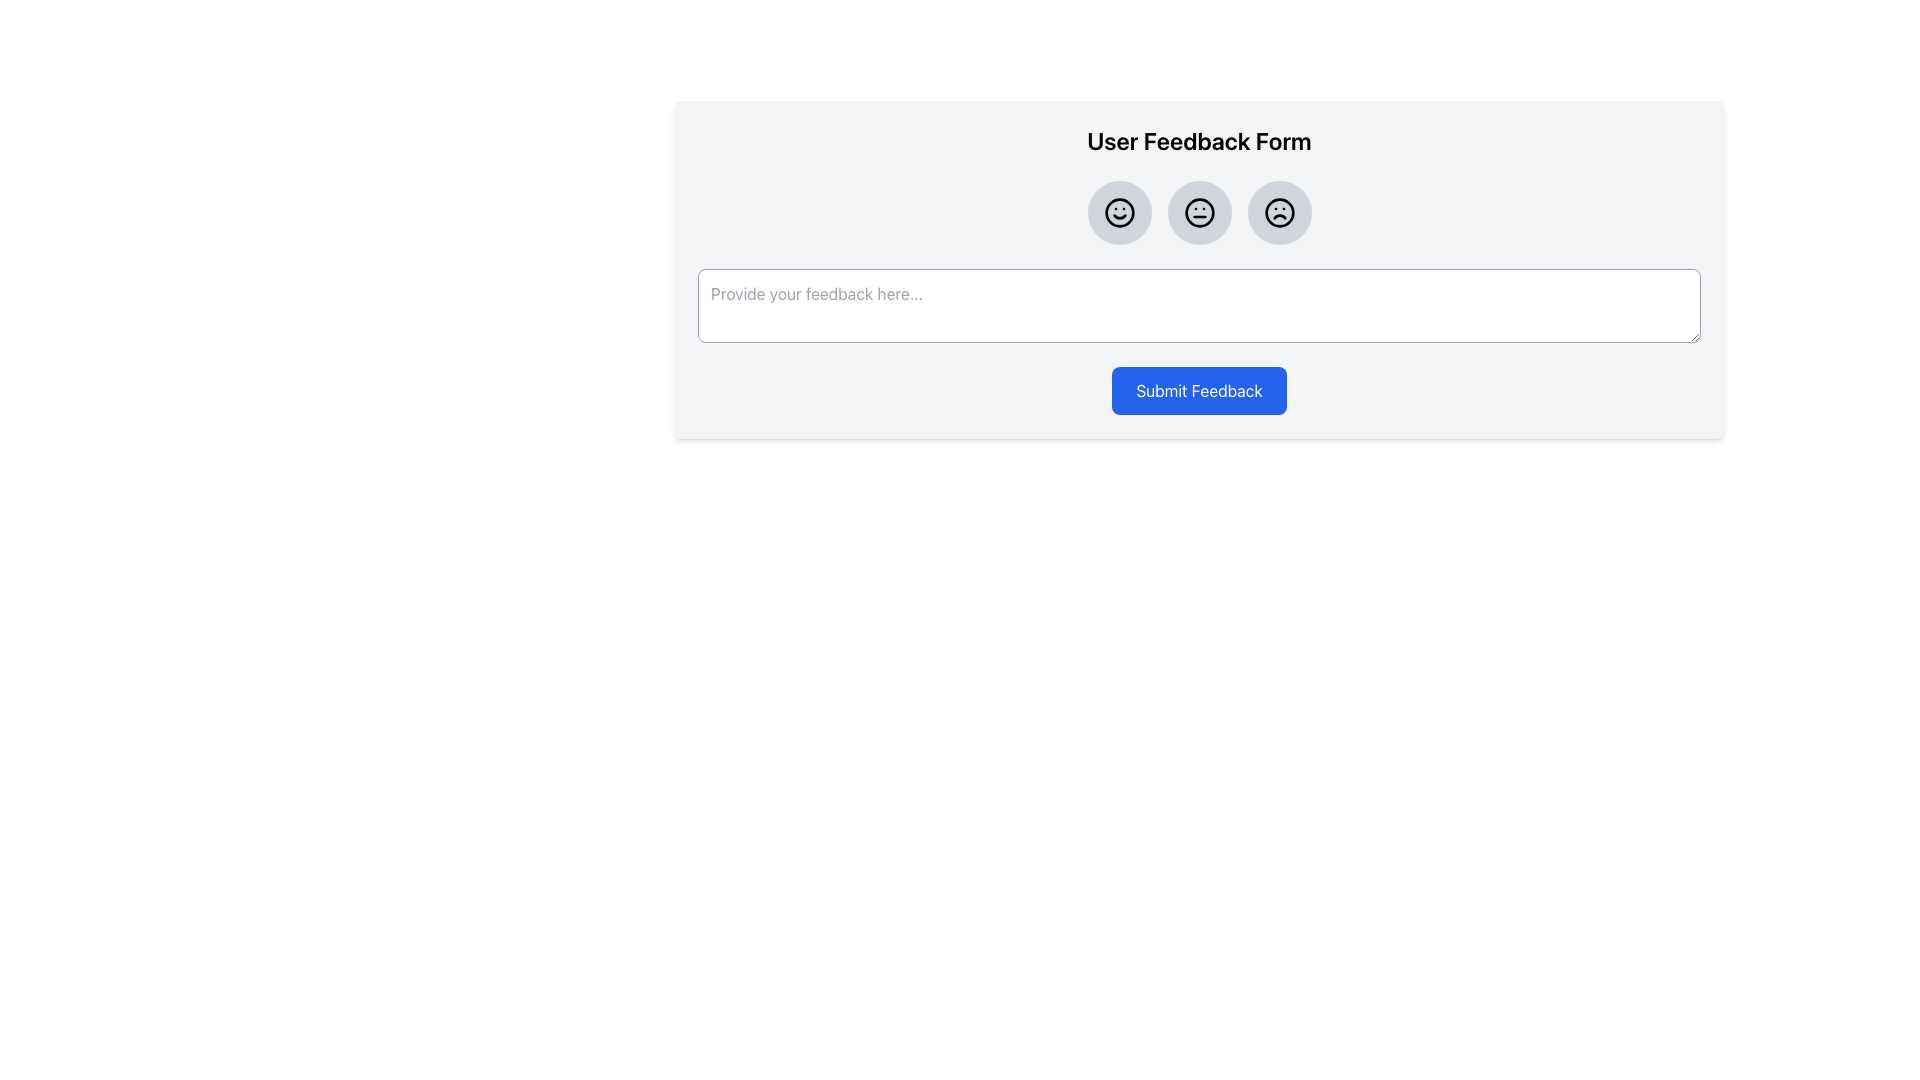 The image size is (1920, 1080). Describe the element at coordinates (1199, 212) in the screenshot. I see `the neutral face icon button, which is the second icon in a horizontal set of three icons at the top of the feedback form` at that location.